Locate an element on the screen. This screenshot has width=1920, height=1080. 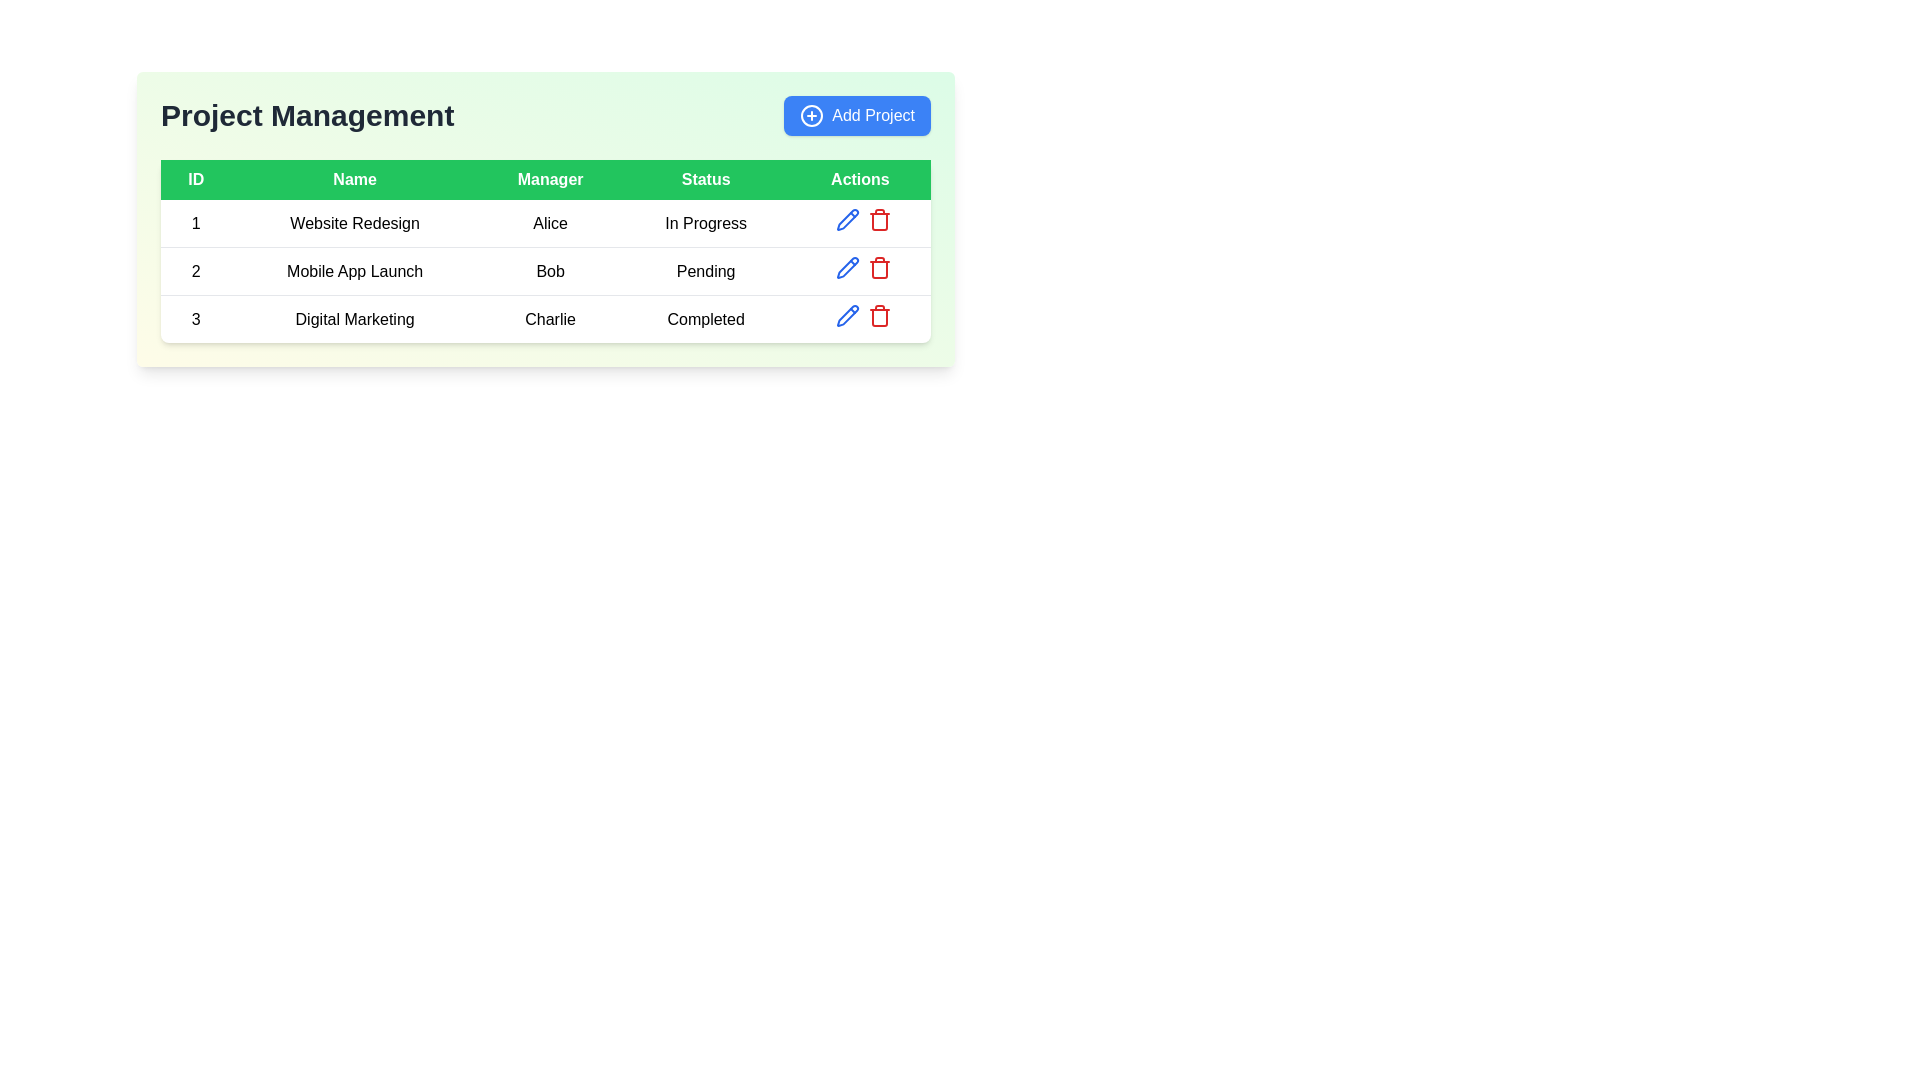
the trash can icon button in the Actions column of the third row is located at coordinates (880, 219).